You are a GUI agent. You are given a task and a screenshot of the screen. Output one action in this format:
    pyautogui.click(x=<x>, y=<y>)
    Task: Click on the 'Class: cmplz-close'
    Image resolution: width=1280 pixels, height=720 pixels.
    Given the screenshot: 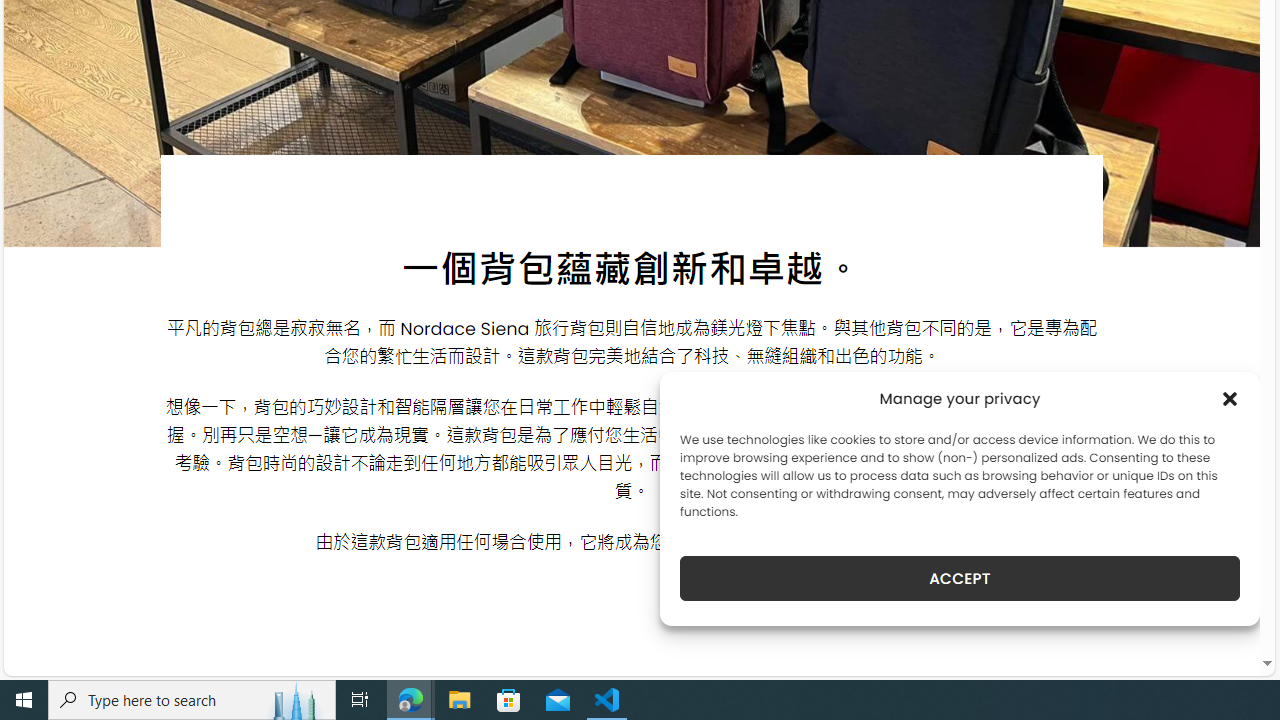 What is the action you would take?
    pyautogui.click(x=1229, y=398)
    